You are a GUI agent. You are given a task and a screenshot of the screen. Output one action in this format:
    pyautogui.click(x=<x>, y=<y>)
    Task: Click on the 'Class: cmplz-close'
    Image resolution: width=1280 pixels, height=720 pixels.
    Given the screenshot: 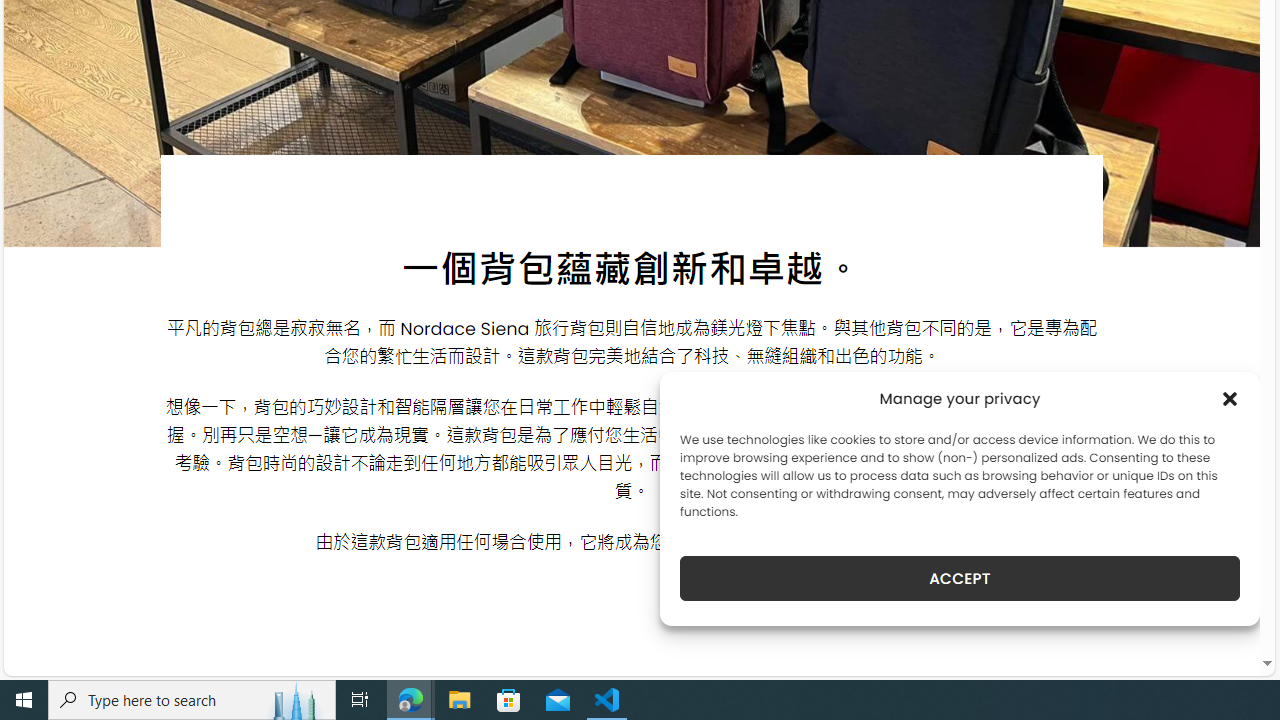 What is the action you would take?
    pyautogui.click(x=1229, y=398)
    